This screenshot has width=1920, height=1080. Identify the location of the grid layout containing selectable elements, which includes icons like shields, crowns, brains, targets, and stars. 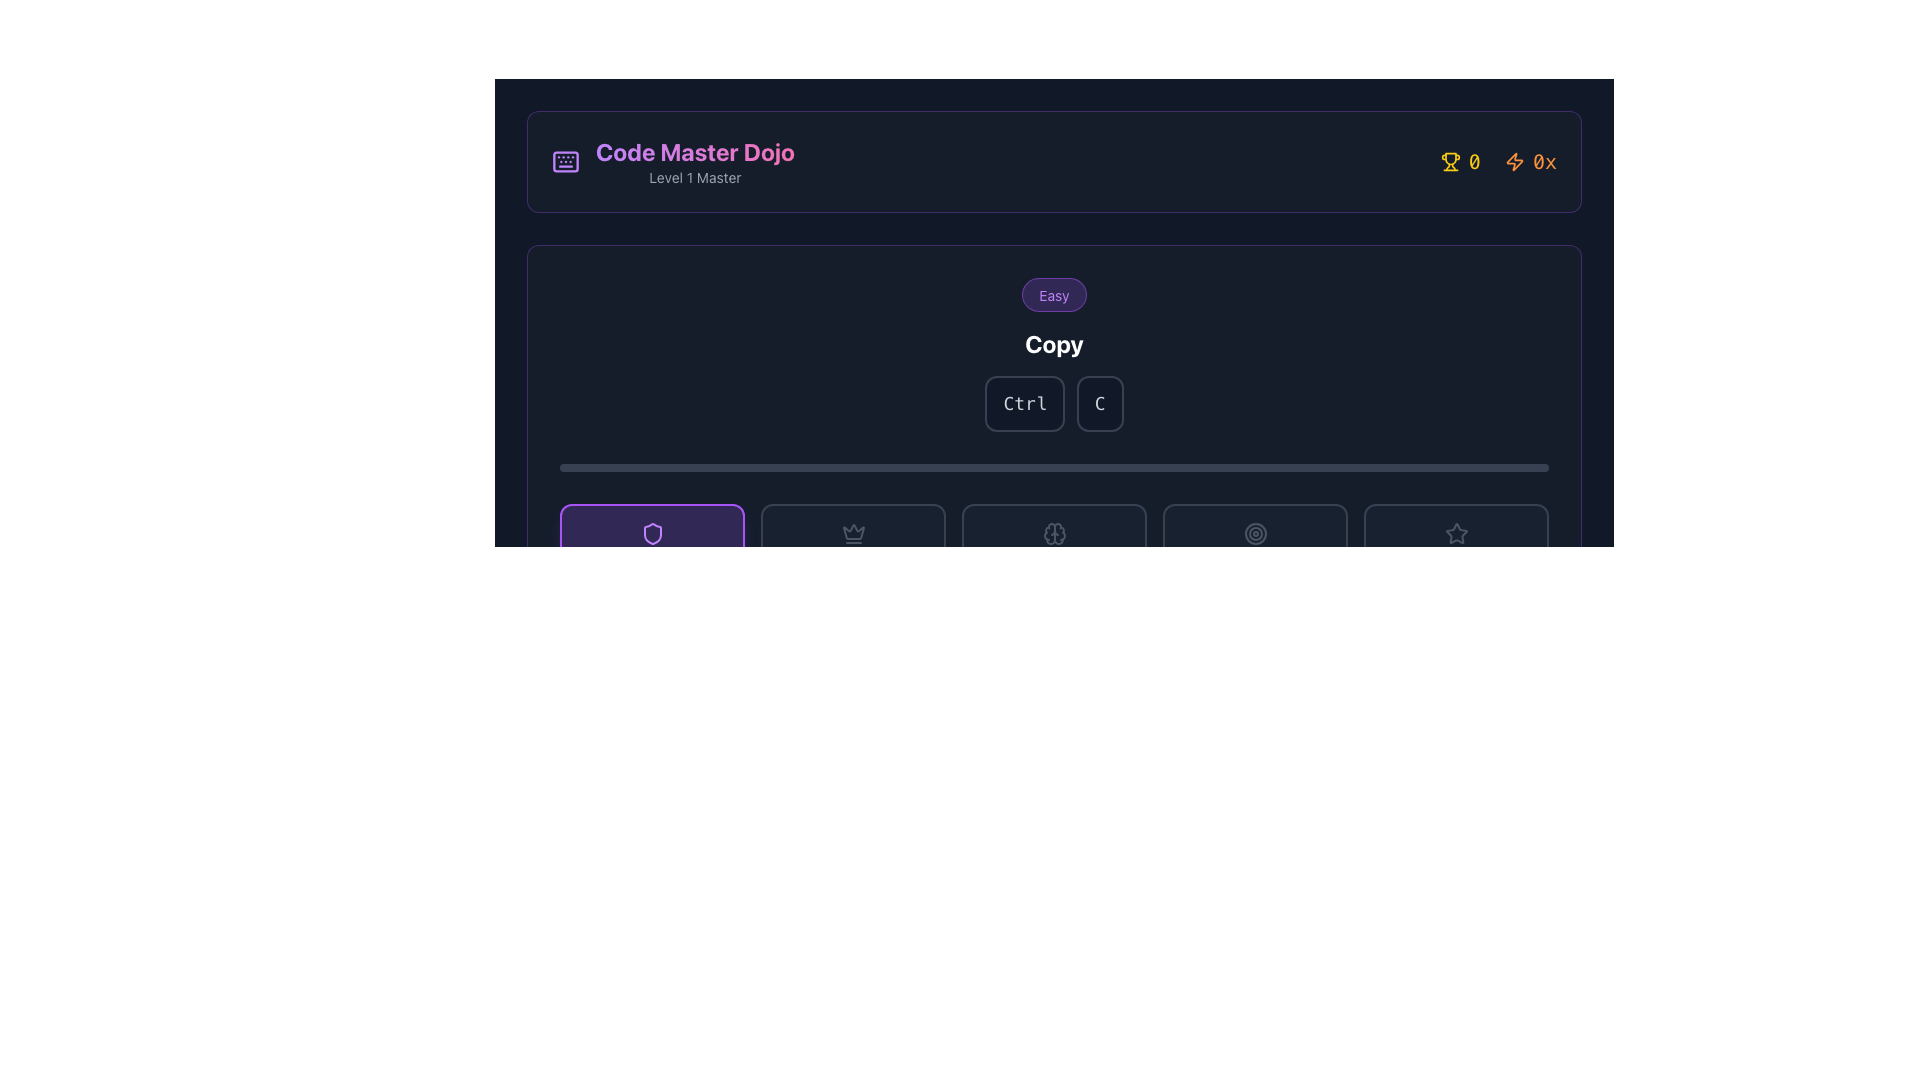
(1053, 532).